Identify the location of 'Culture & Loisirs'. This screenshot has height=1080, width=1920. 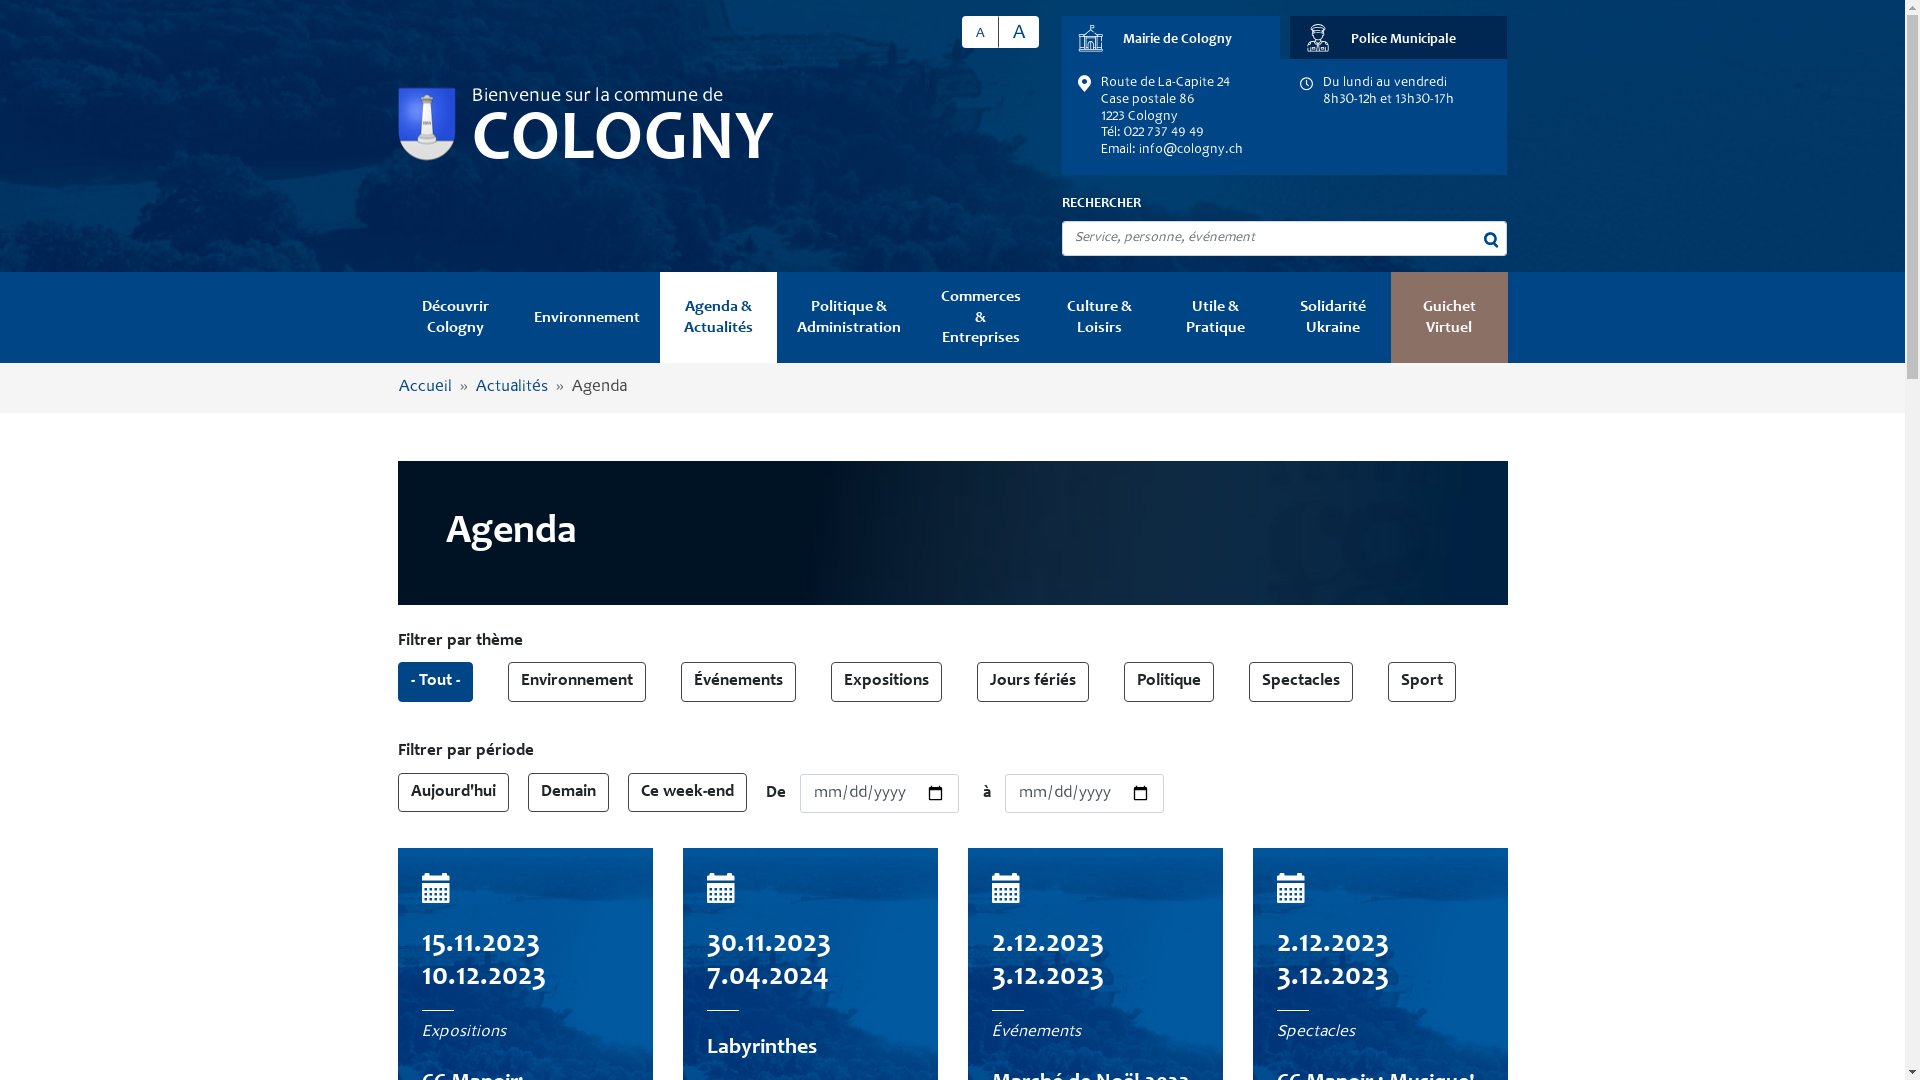
(1098, 316).